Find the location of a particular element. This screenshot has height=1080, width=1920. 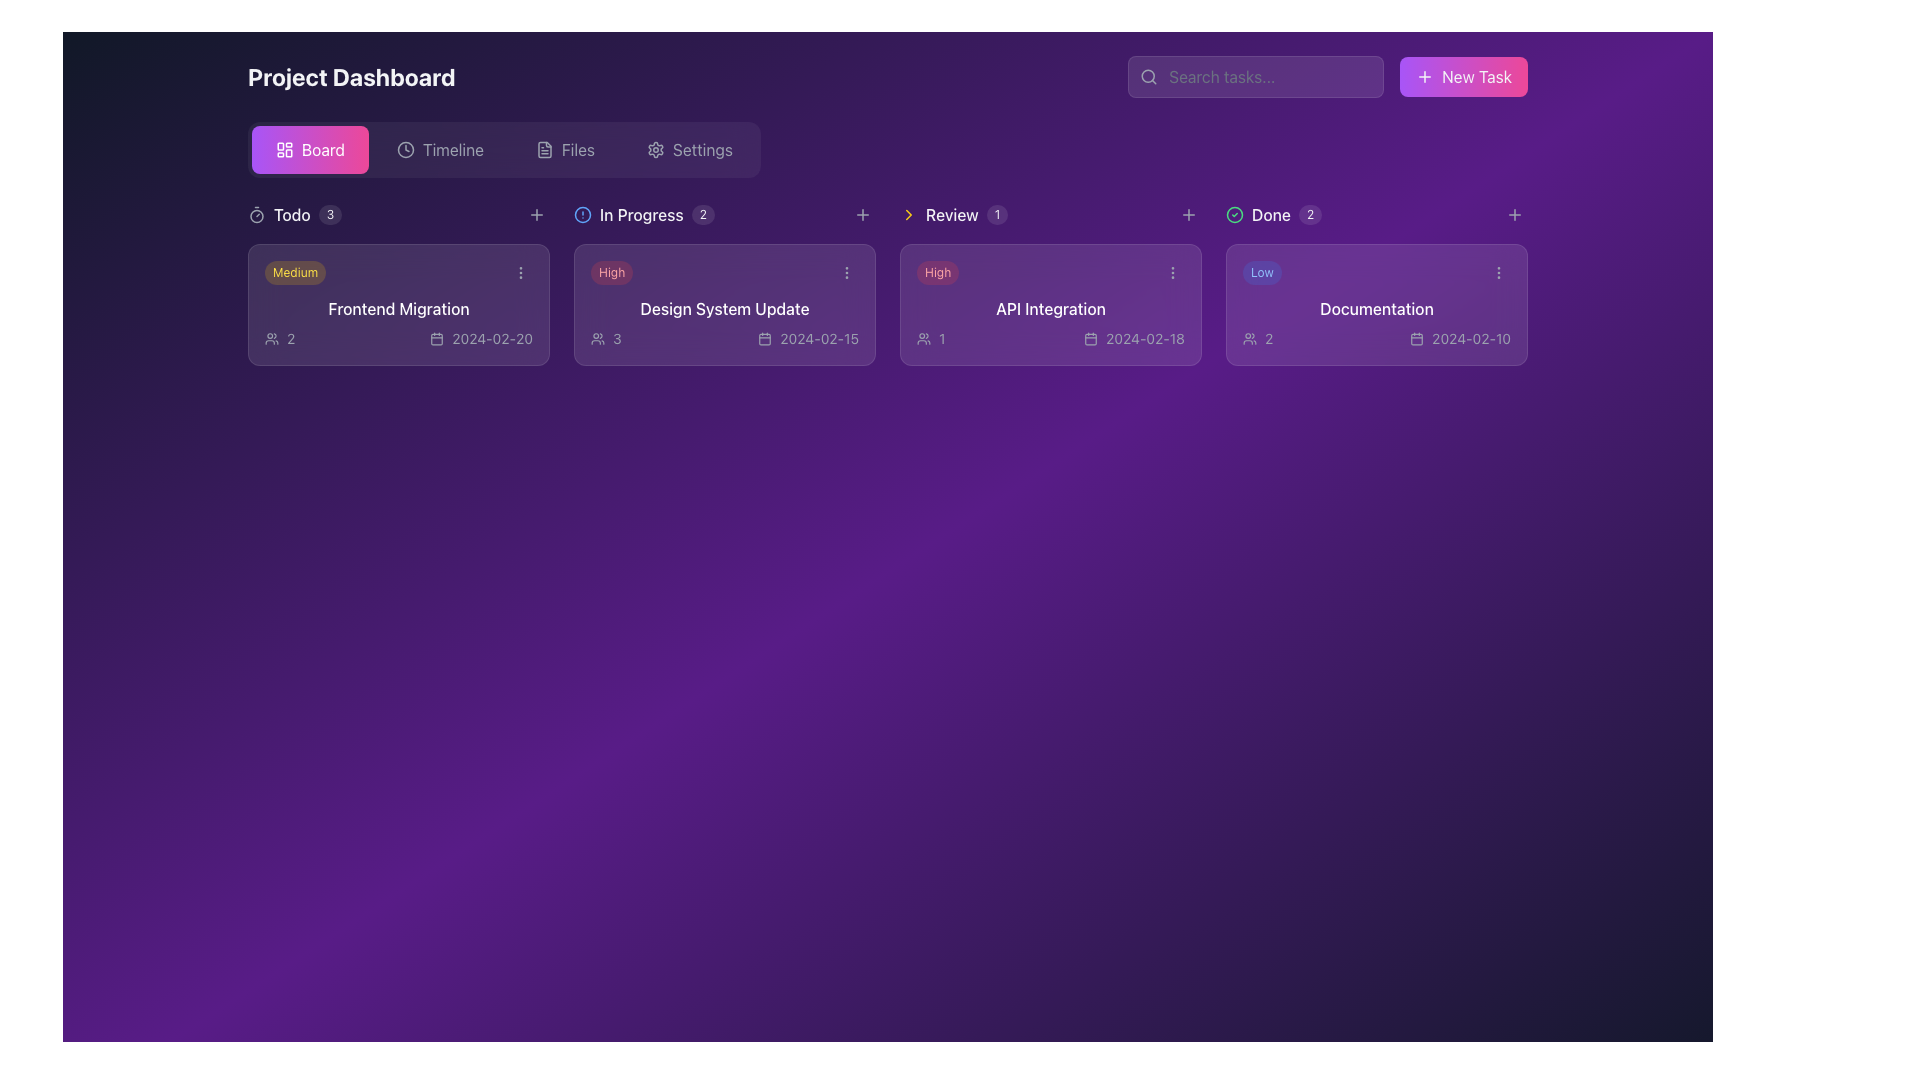

date displayed in the Label with a calendar icon that shows '2024-02-10' located in the Documentation card on the kanban board is located at coordinates (1460, 338).